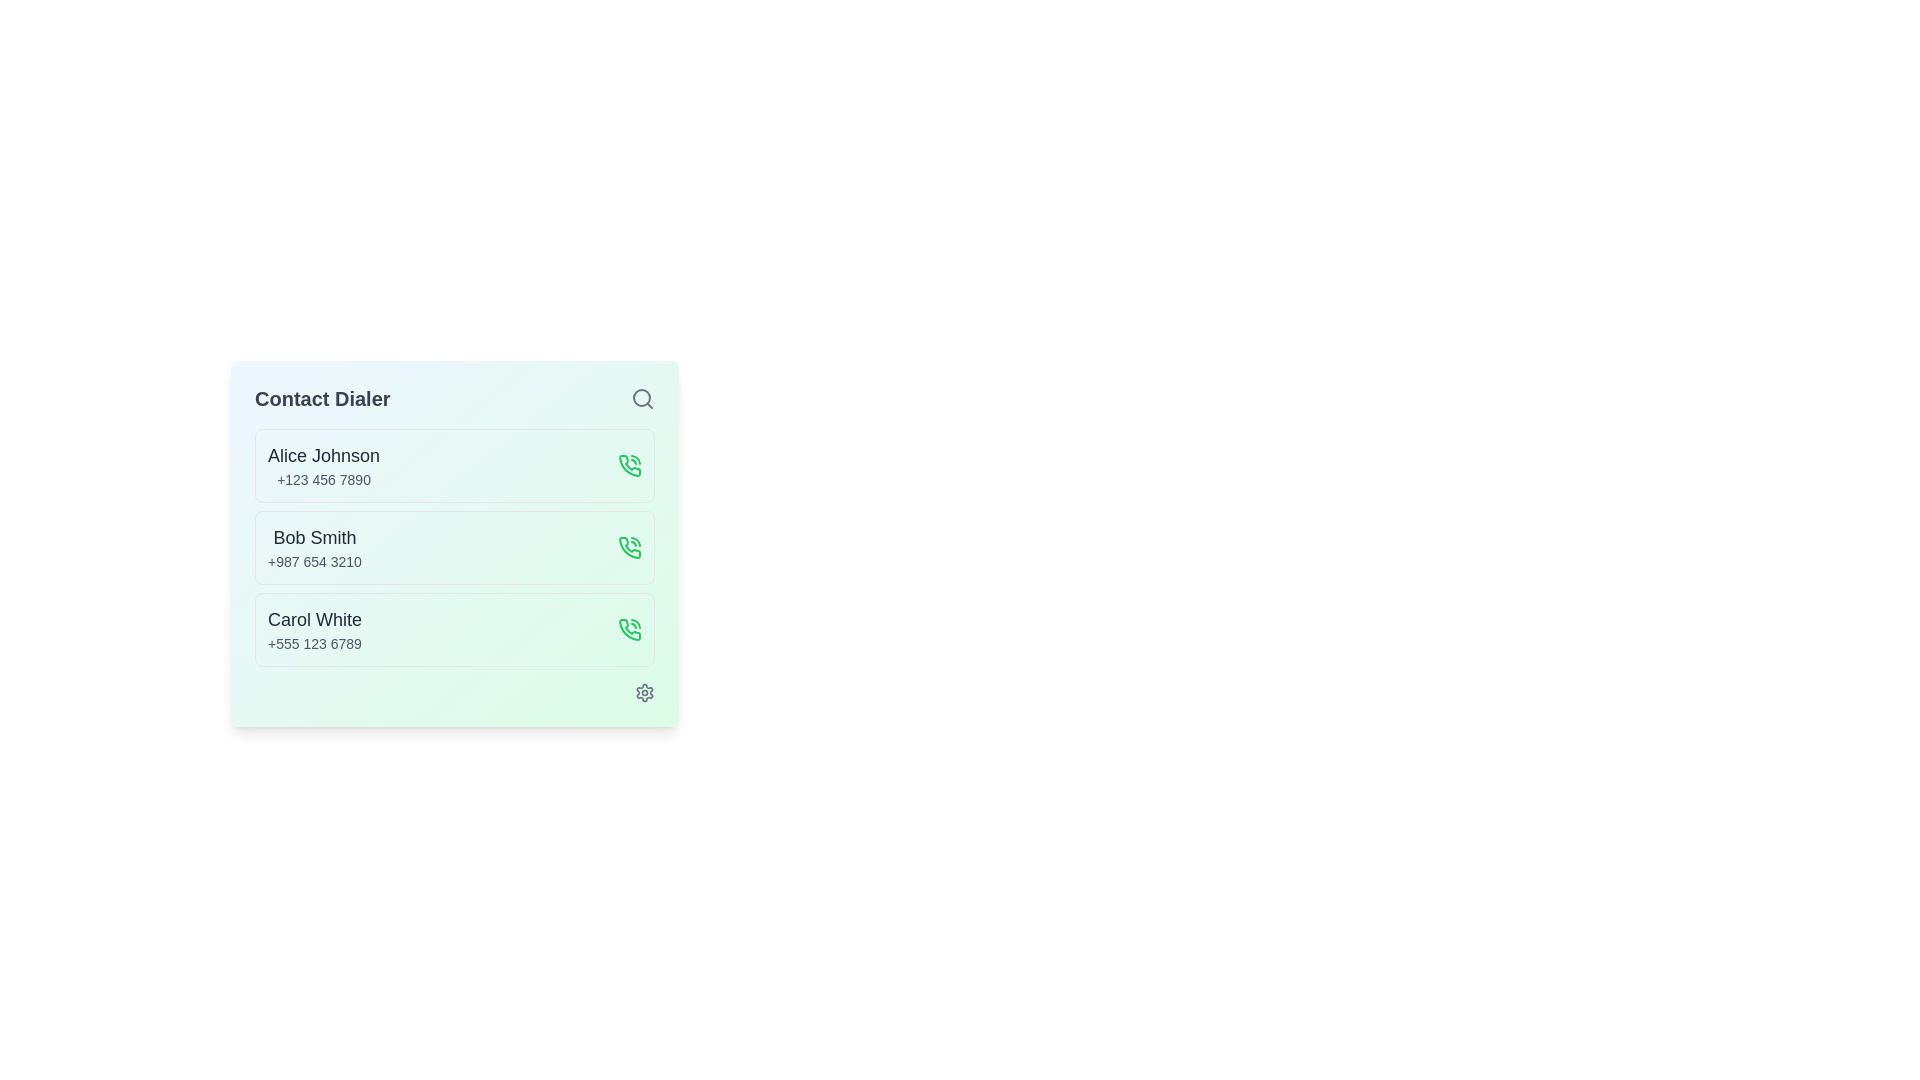 The width and height of the screenshot is (1920, 1080). I want to click on text from the Text Label displaying 'Bob Smith', which is prominently styled and located above the phone number in the second row of contact entries, so click(313, 536).